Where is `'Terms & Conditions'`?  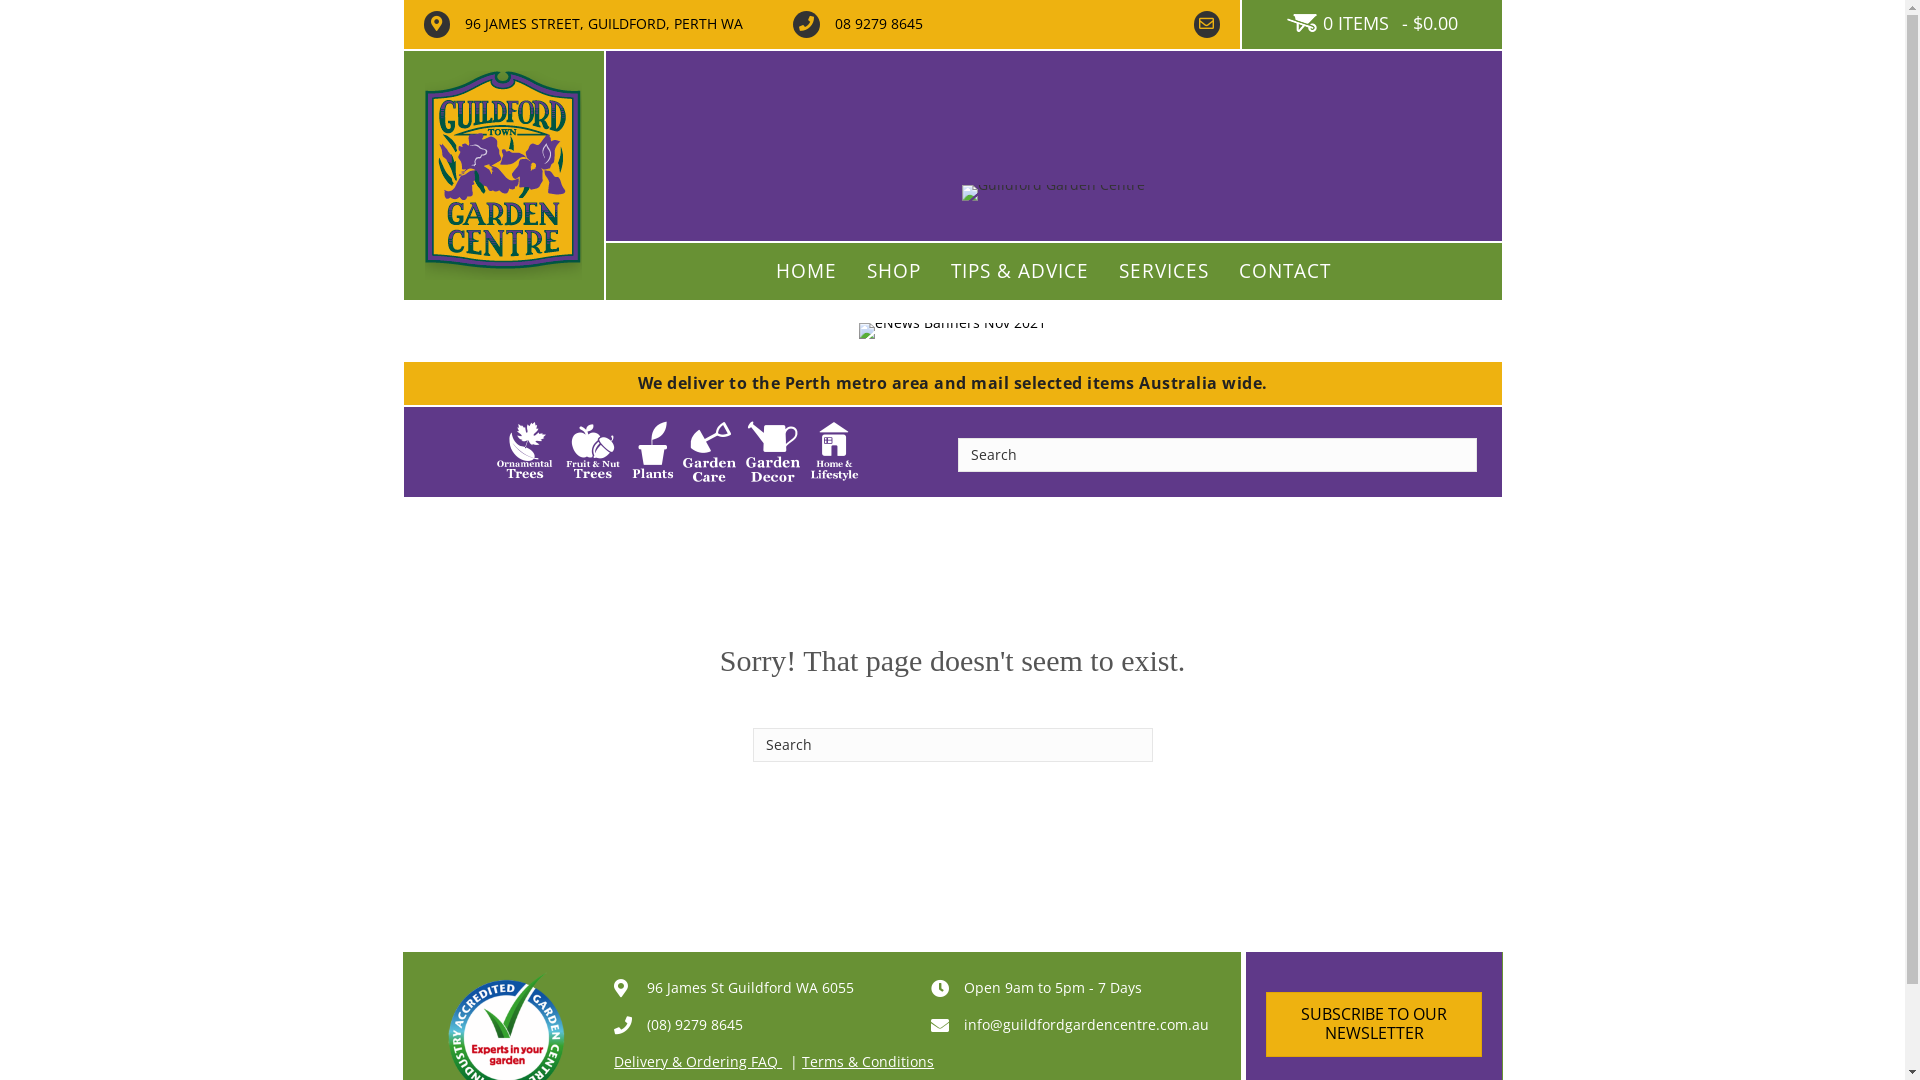
'Terms & Conditions' is located at coordinates (868, 1060).